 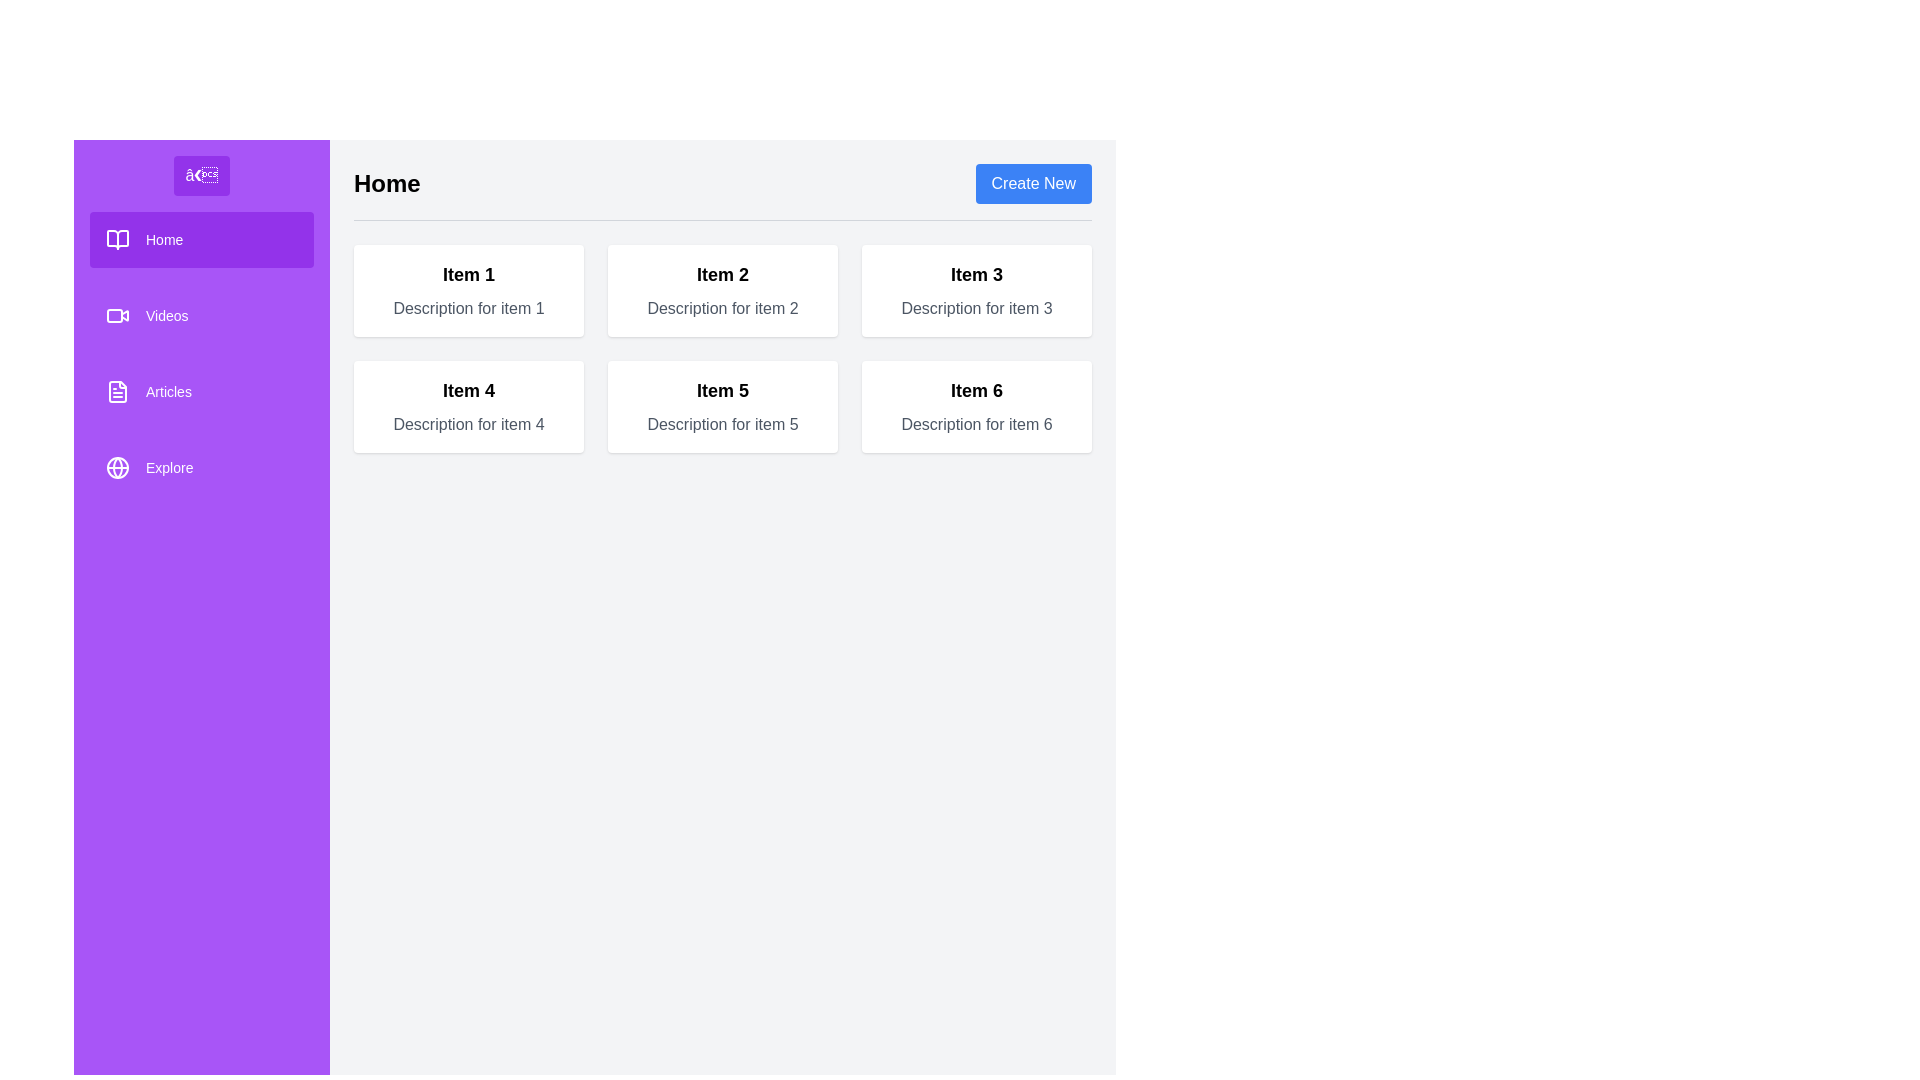 What do you see at coordinates (201, 238) in the screenshot?
I see `the purple 'Home' button with rounded corners on the left sidebar` at bounding box center [201, 238].